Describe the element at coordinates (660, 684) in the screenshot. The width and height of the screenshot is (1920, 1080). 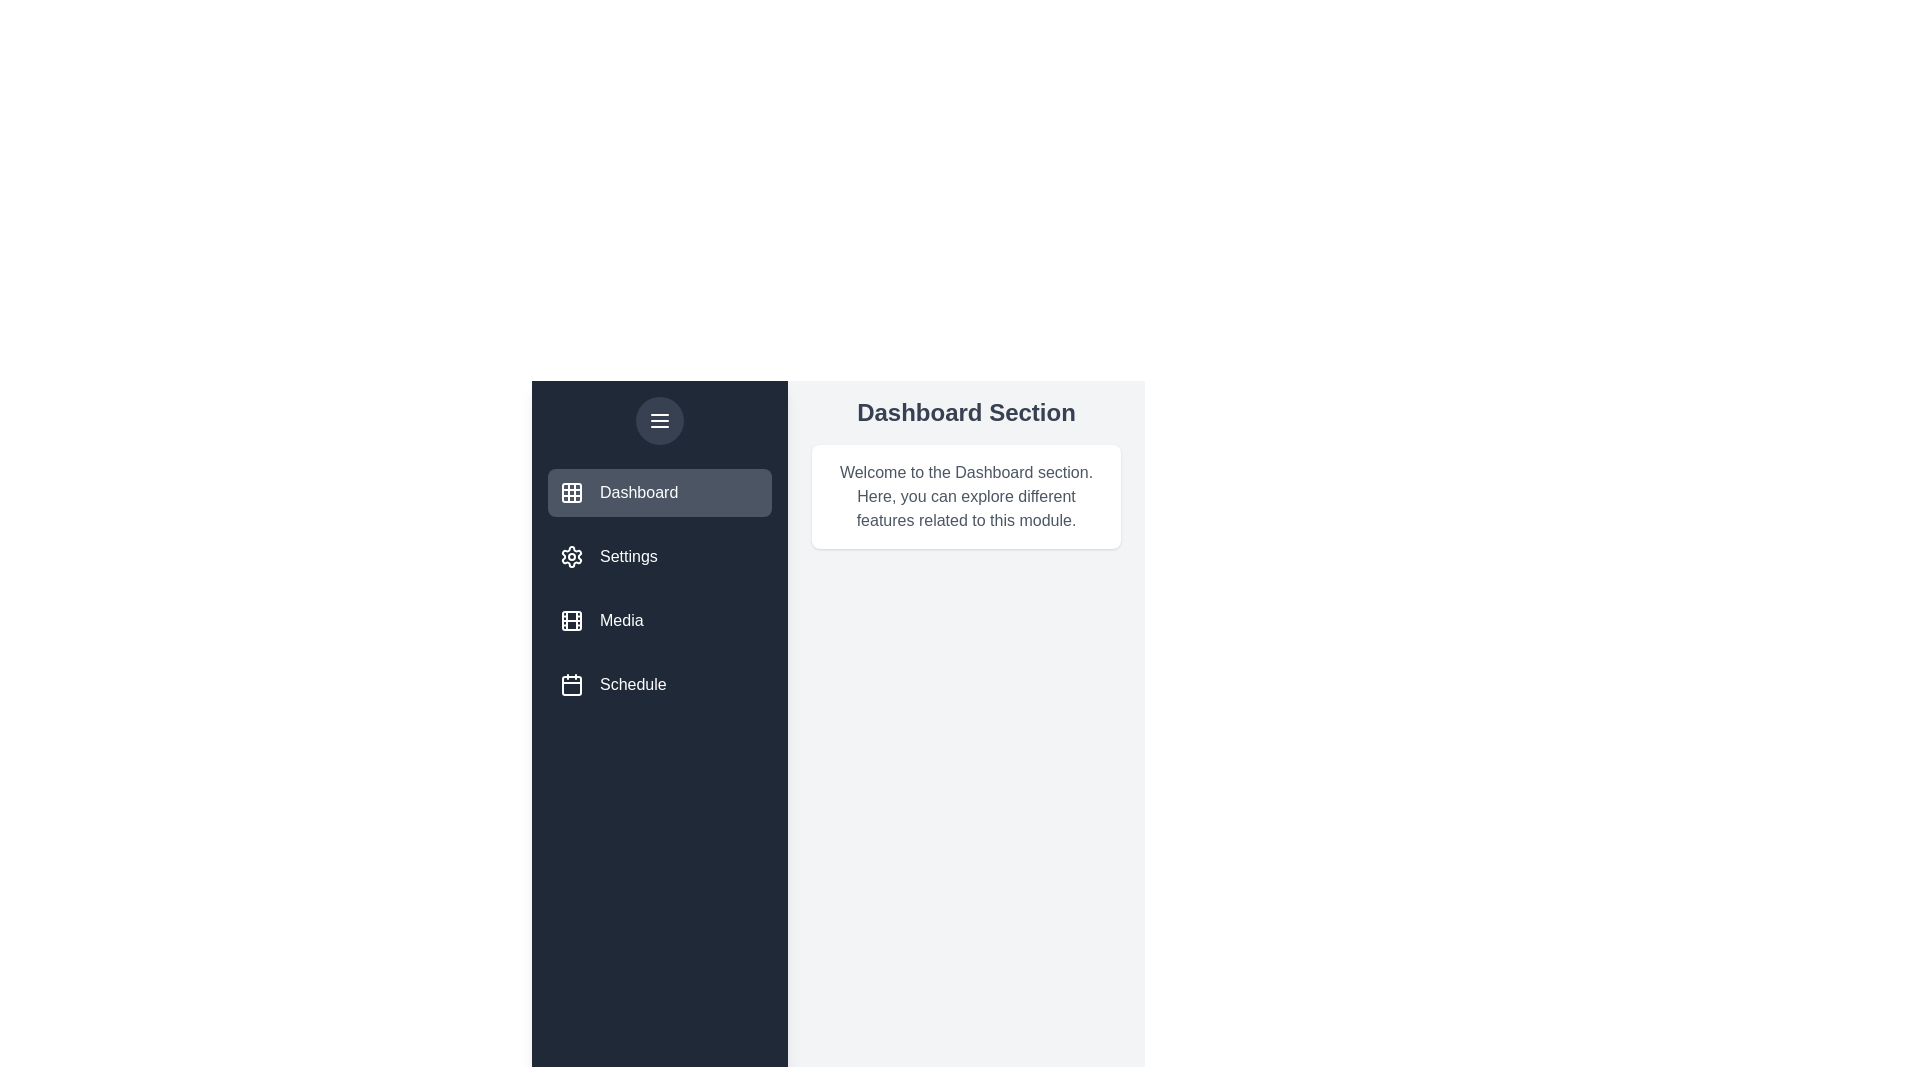
I see `the menu item Schedule` at that location.